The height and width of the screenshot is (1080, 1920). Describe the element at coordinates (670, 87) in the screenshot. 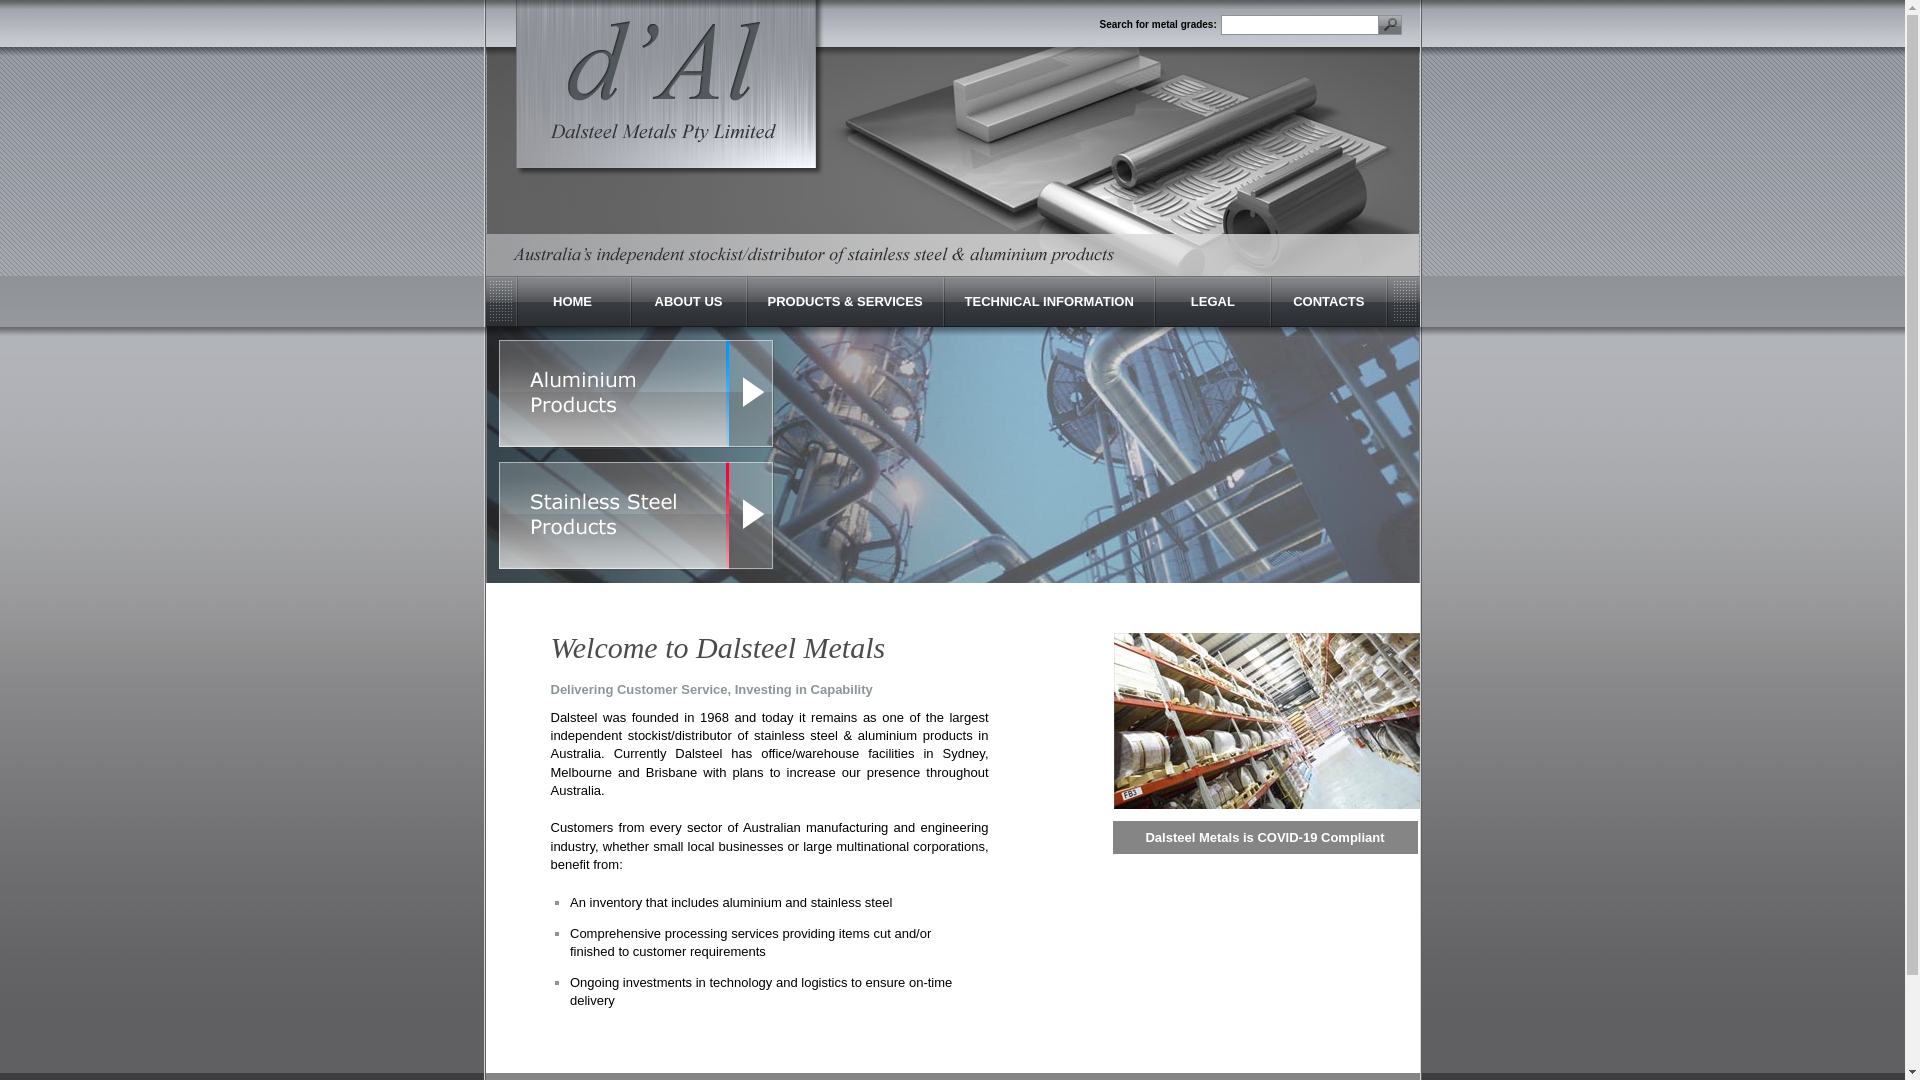

I see `'Dalsteel Metals'` at that location.